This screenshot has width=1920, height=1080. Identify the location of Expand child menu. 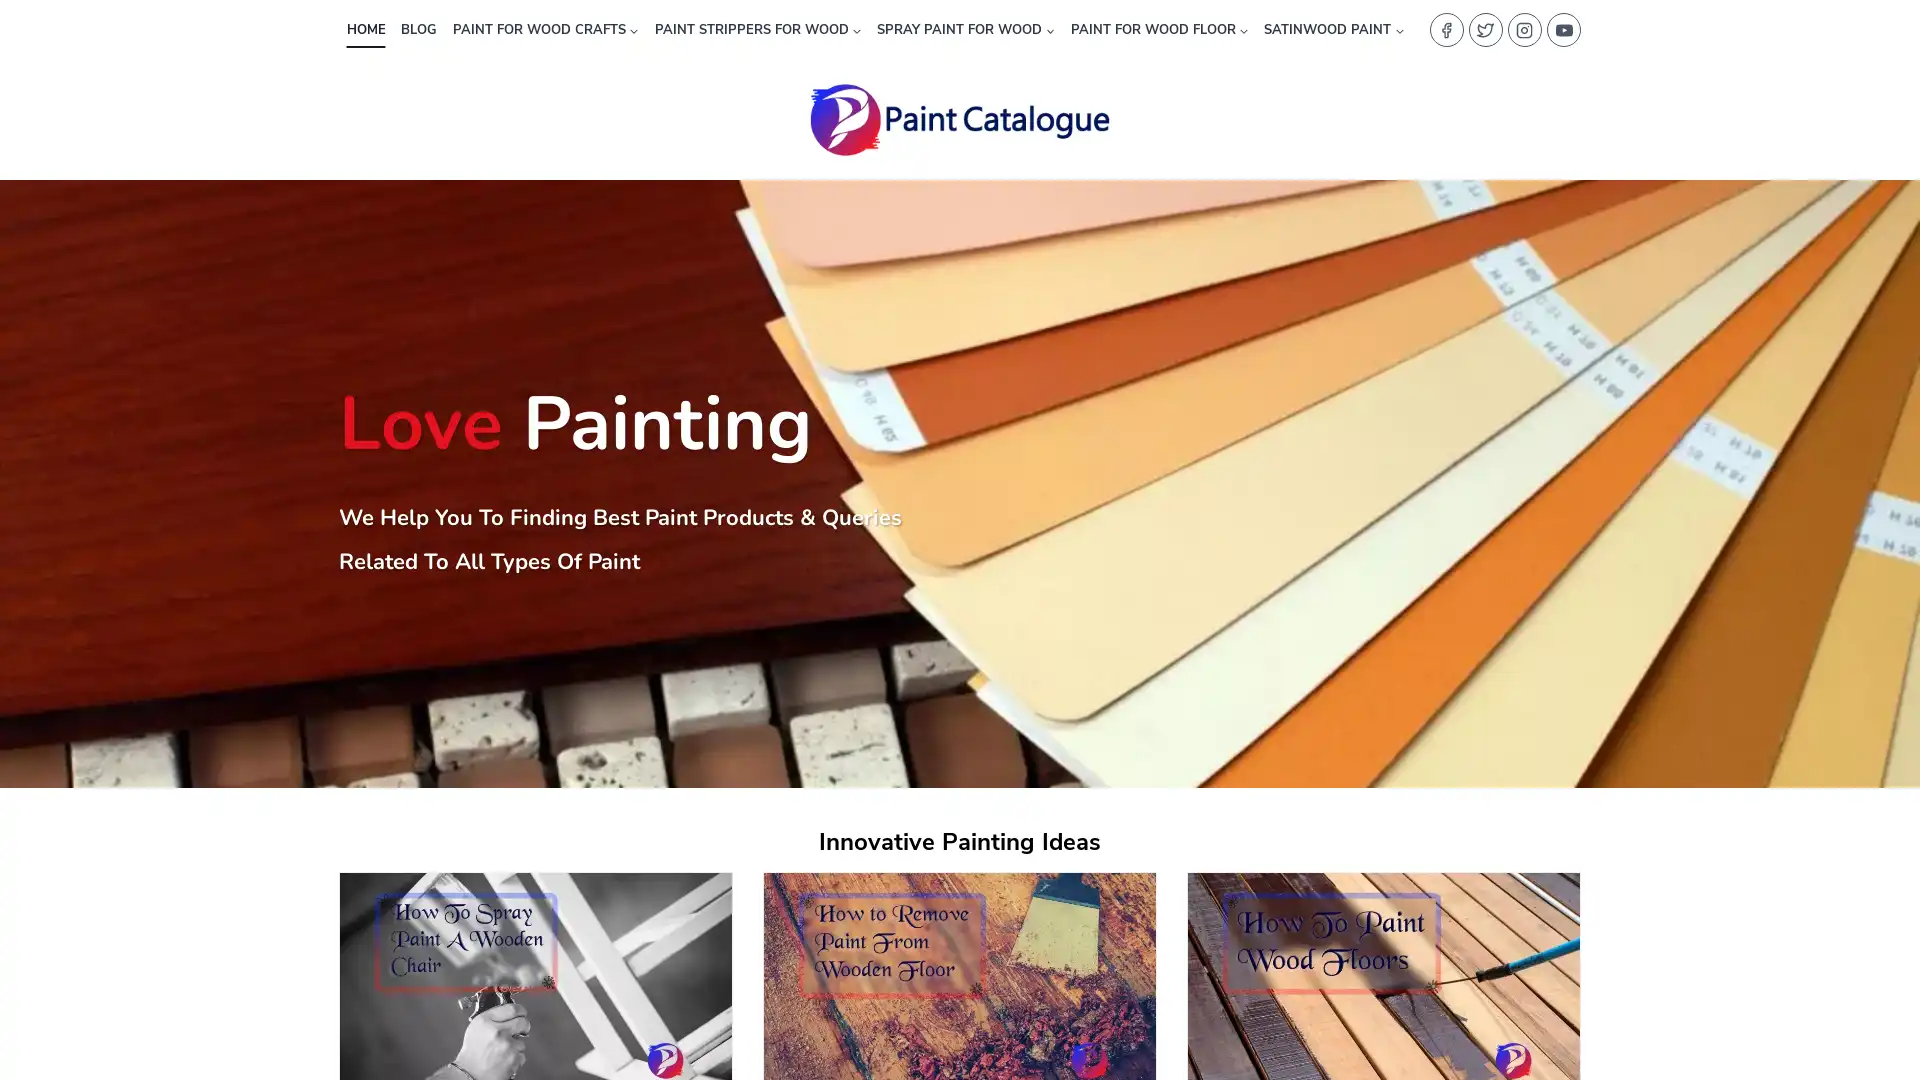
(1158, 29).